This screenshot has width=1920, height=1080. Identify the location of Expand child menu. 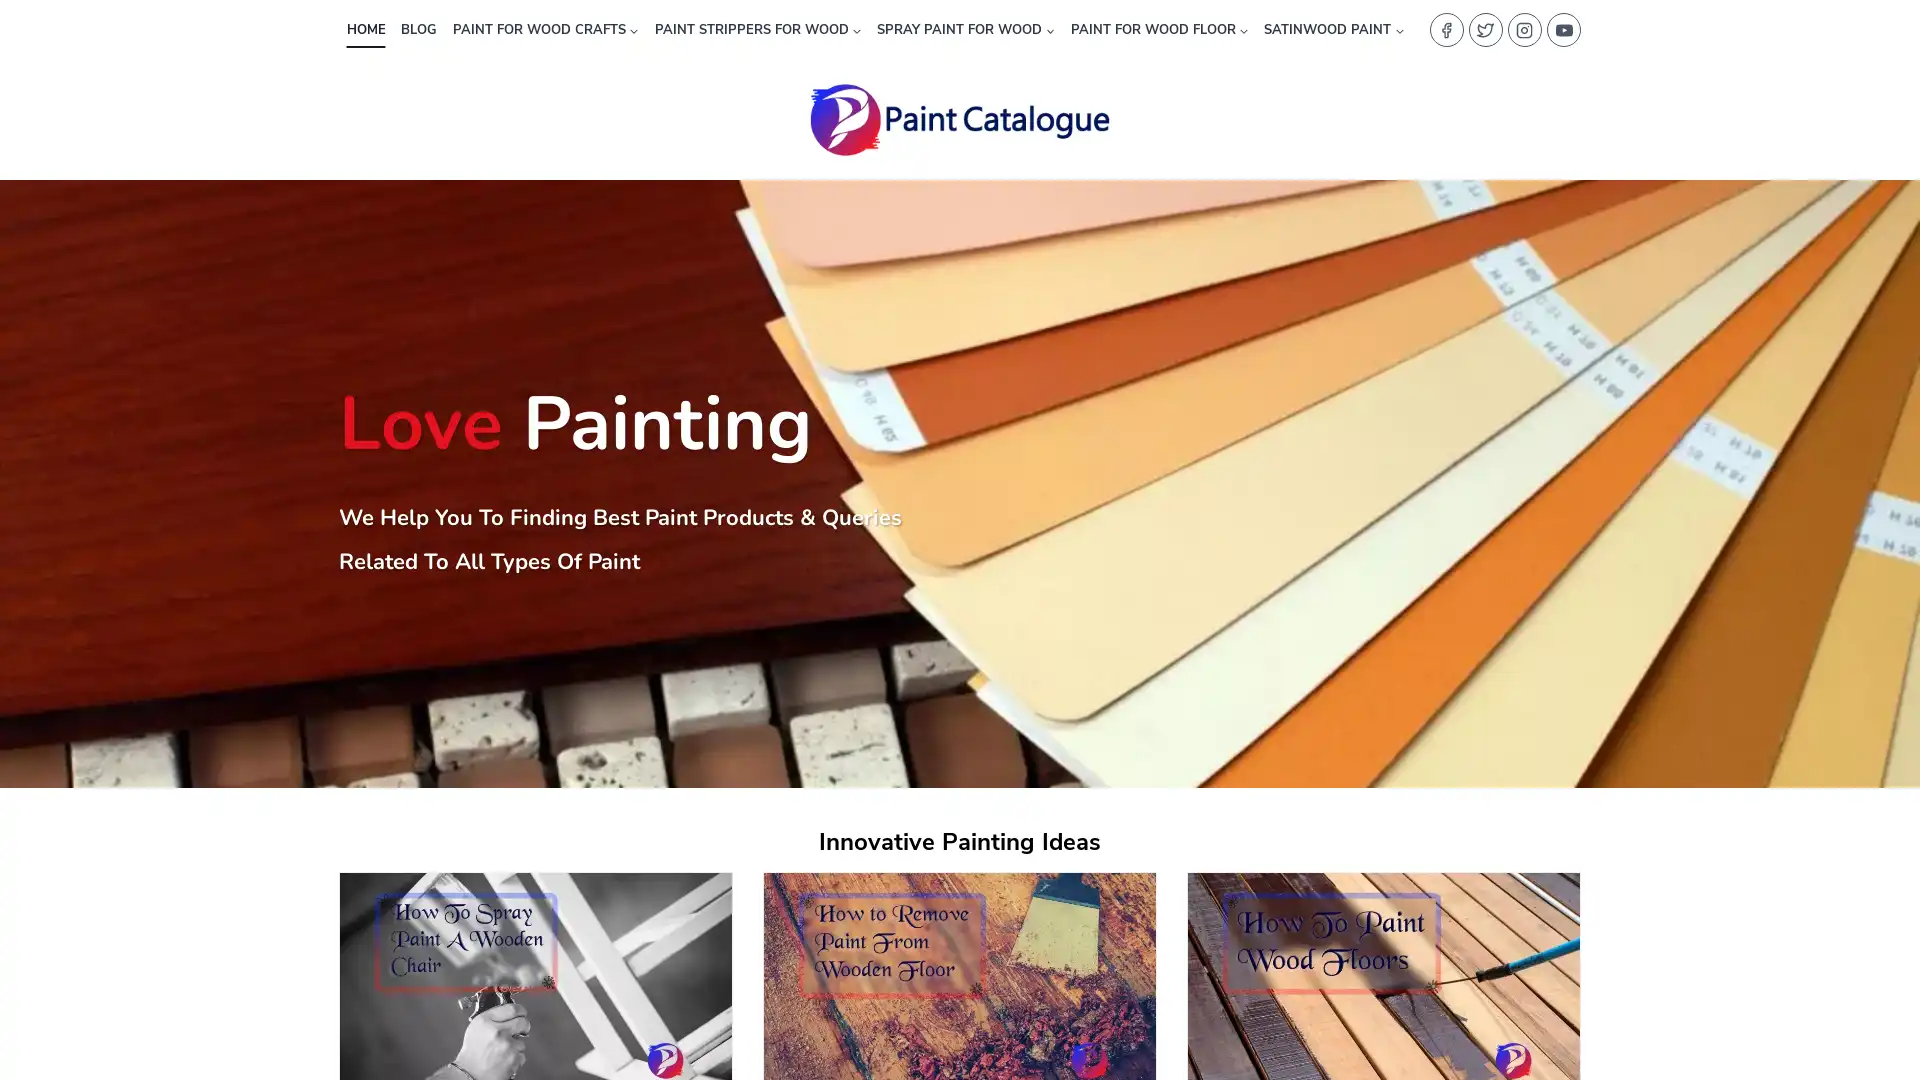
(1158, 29).